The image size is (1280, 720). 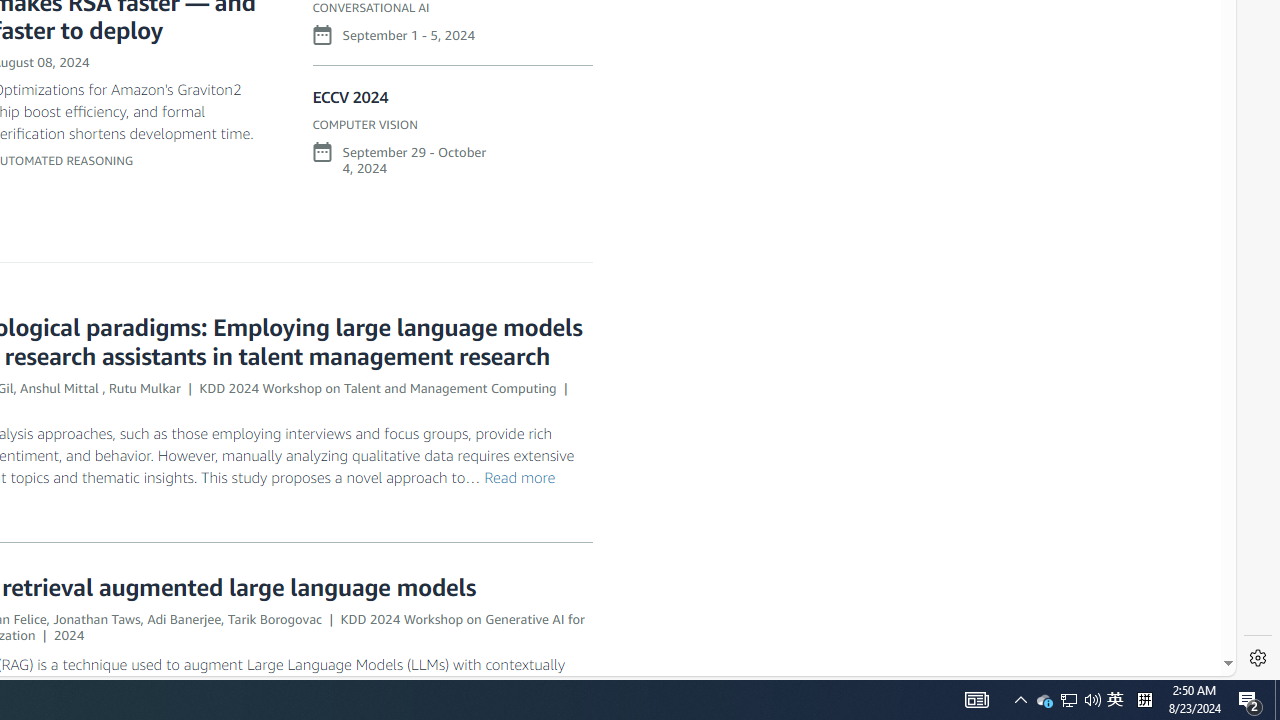 What do you see at coordinates (365, 124) in the screenshot?
I see `'COMPUTER VISION'` at bounding box center [365, 124].